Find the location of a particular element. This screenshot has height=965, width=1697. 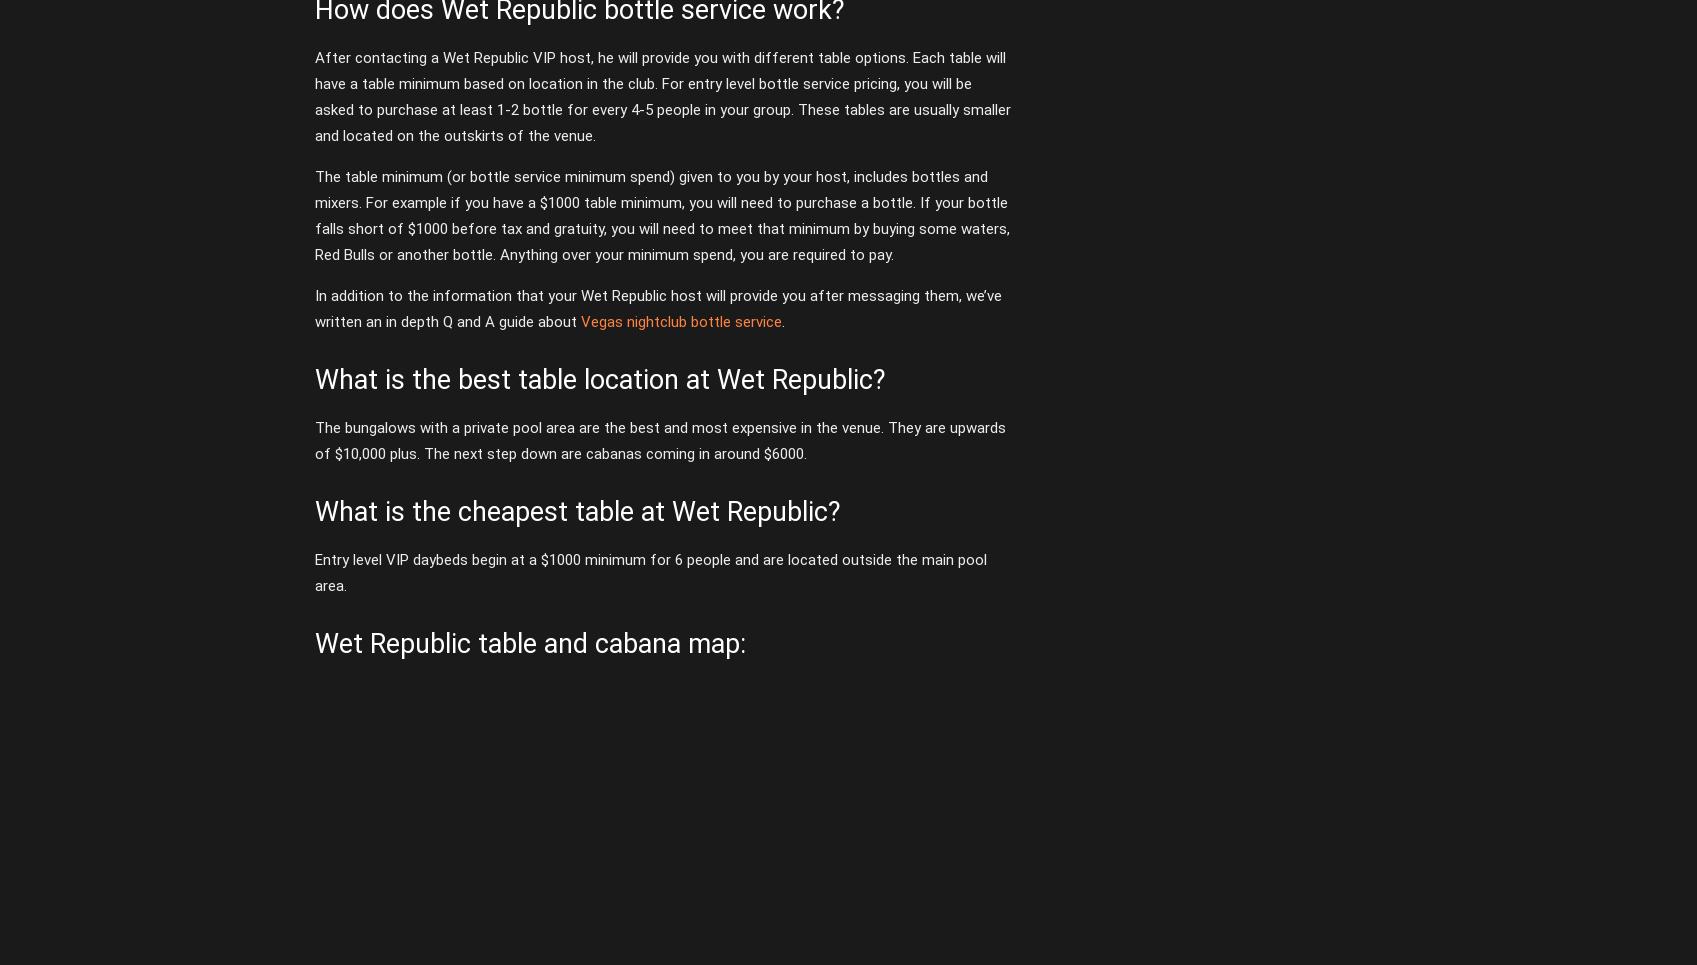

'In addition to the information that your Wet Republic host will provide you after messaging them, we’ve written an in depth Q and A guide about' is located at coordinates (657, 307).